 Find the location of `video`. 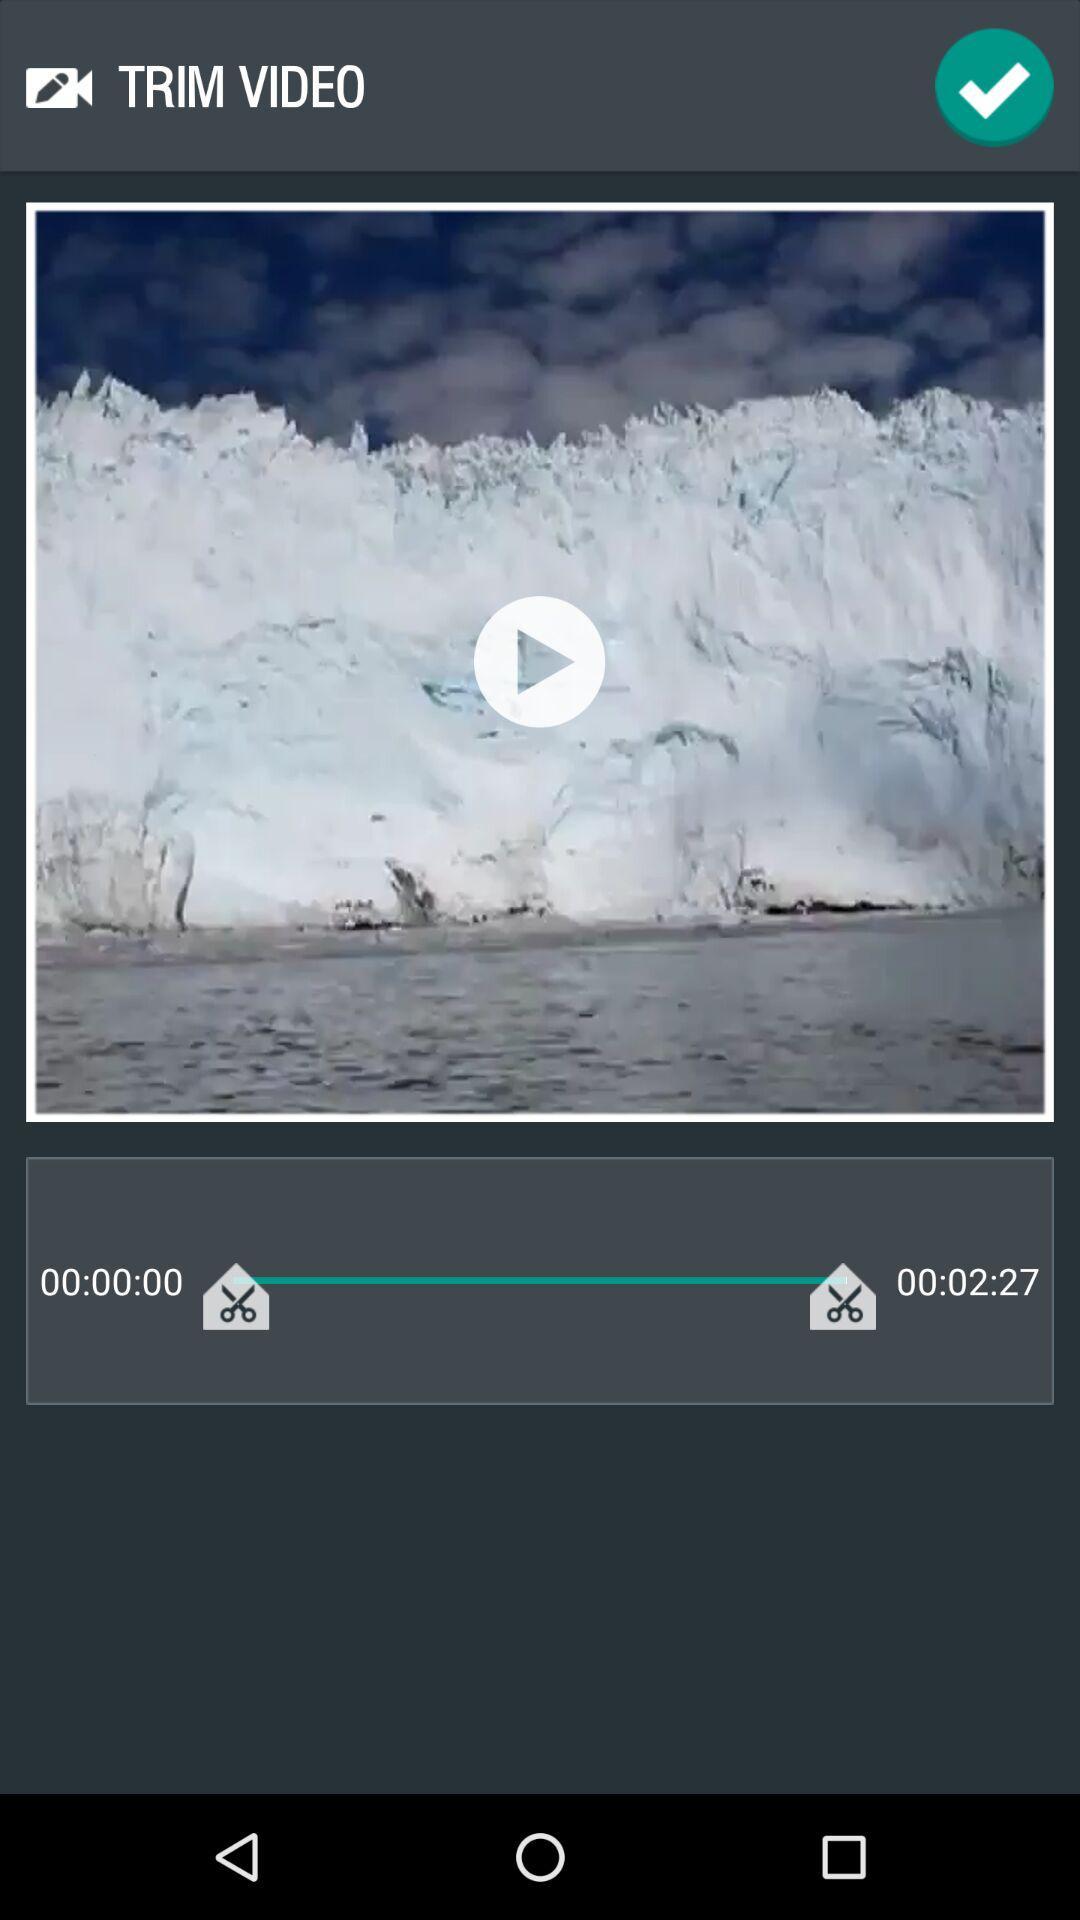

video is located at coordinates (538, 661).